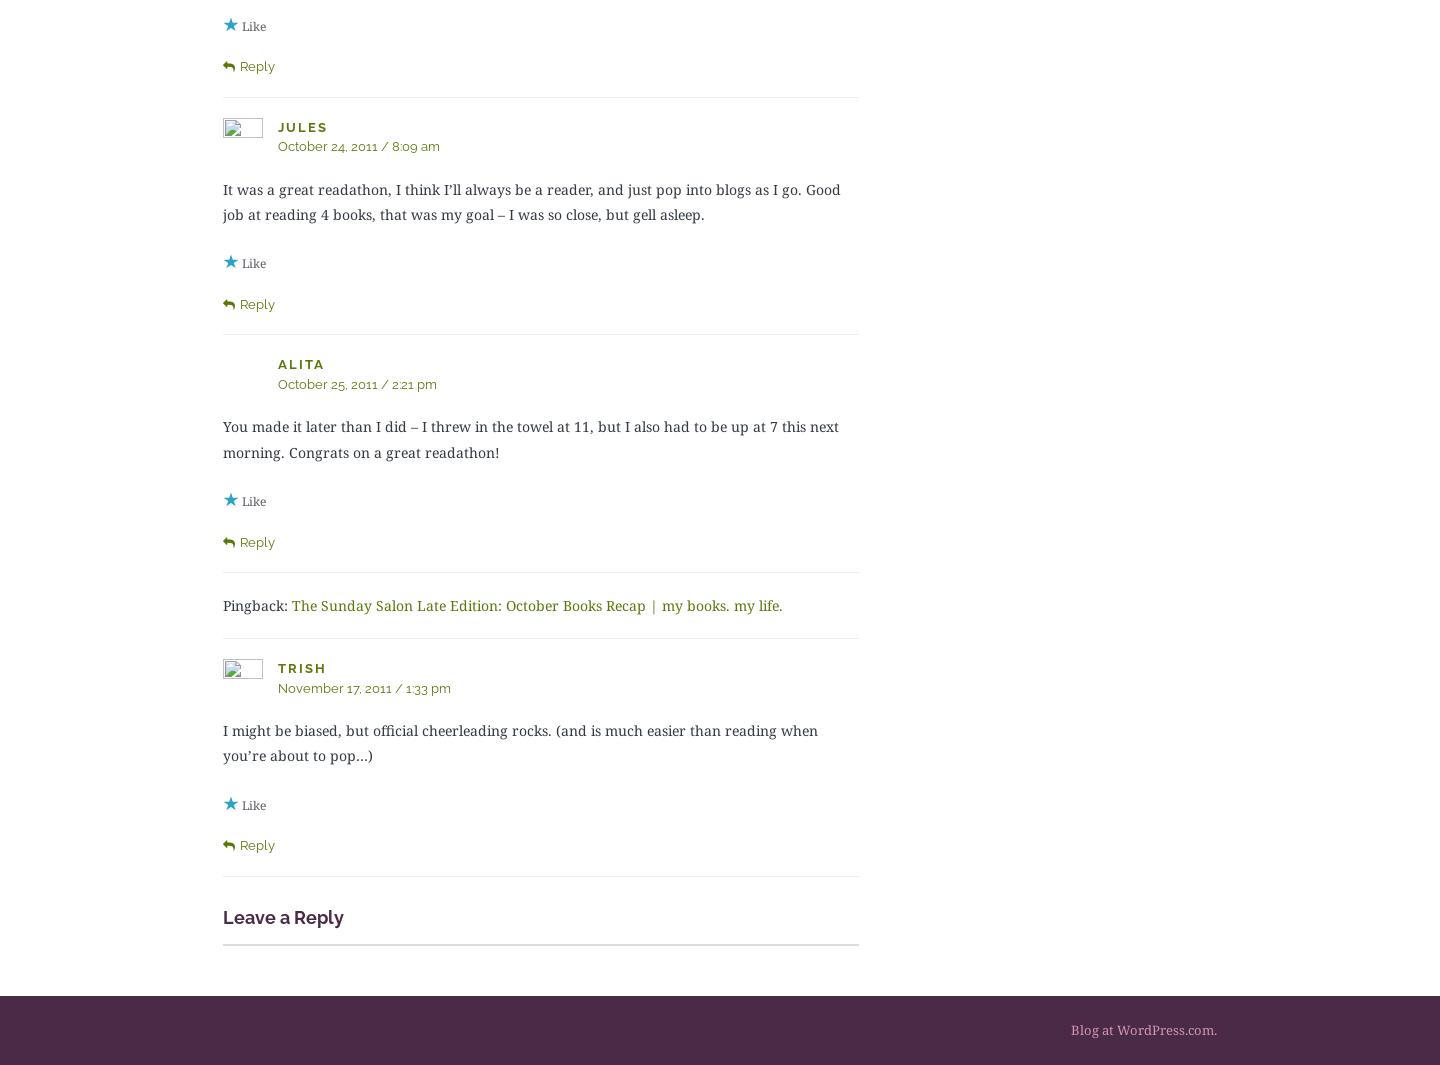 The width and height of the screenshot is (1440, 1065). Describe the element at coordinates (282, 916) in the screenshot. I see `'Leave a Reply'` at that location.